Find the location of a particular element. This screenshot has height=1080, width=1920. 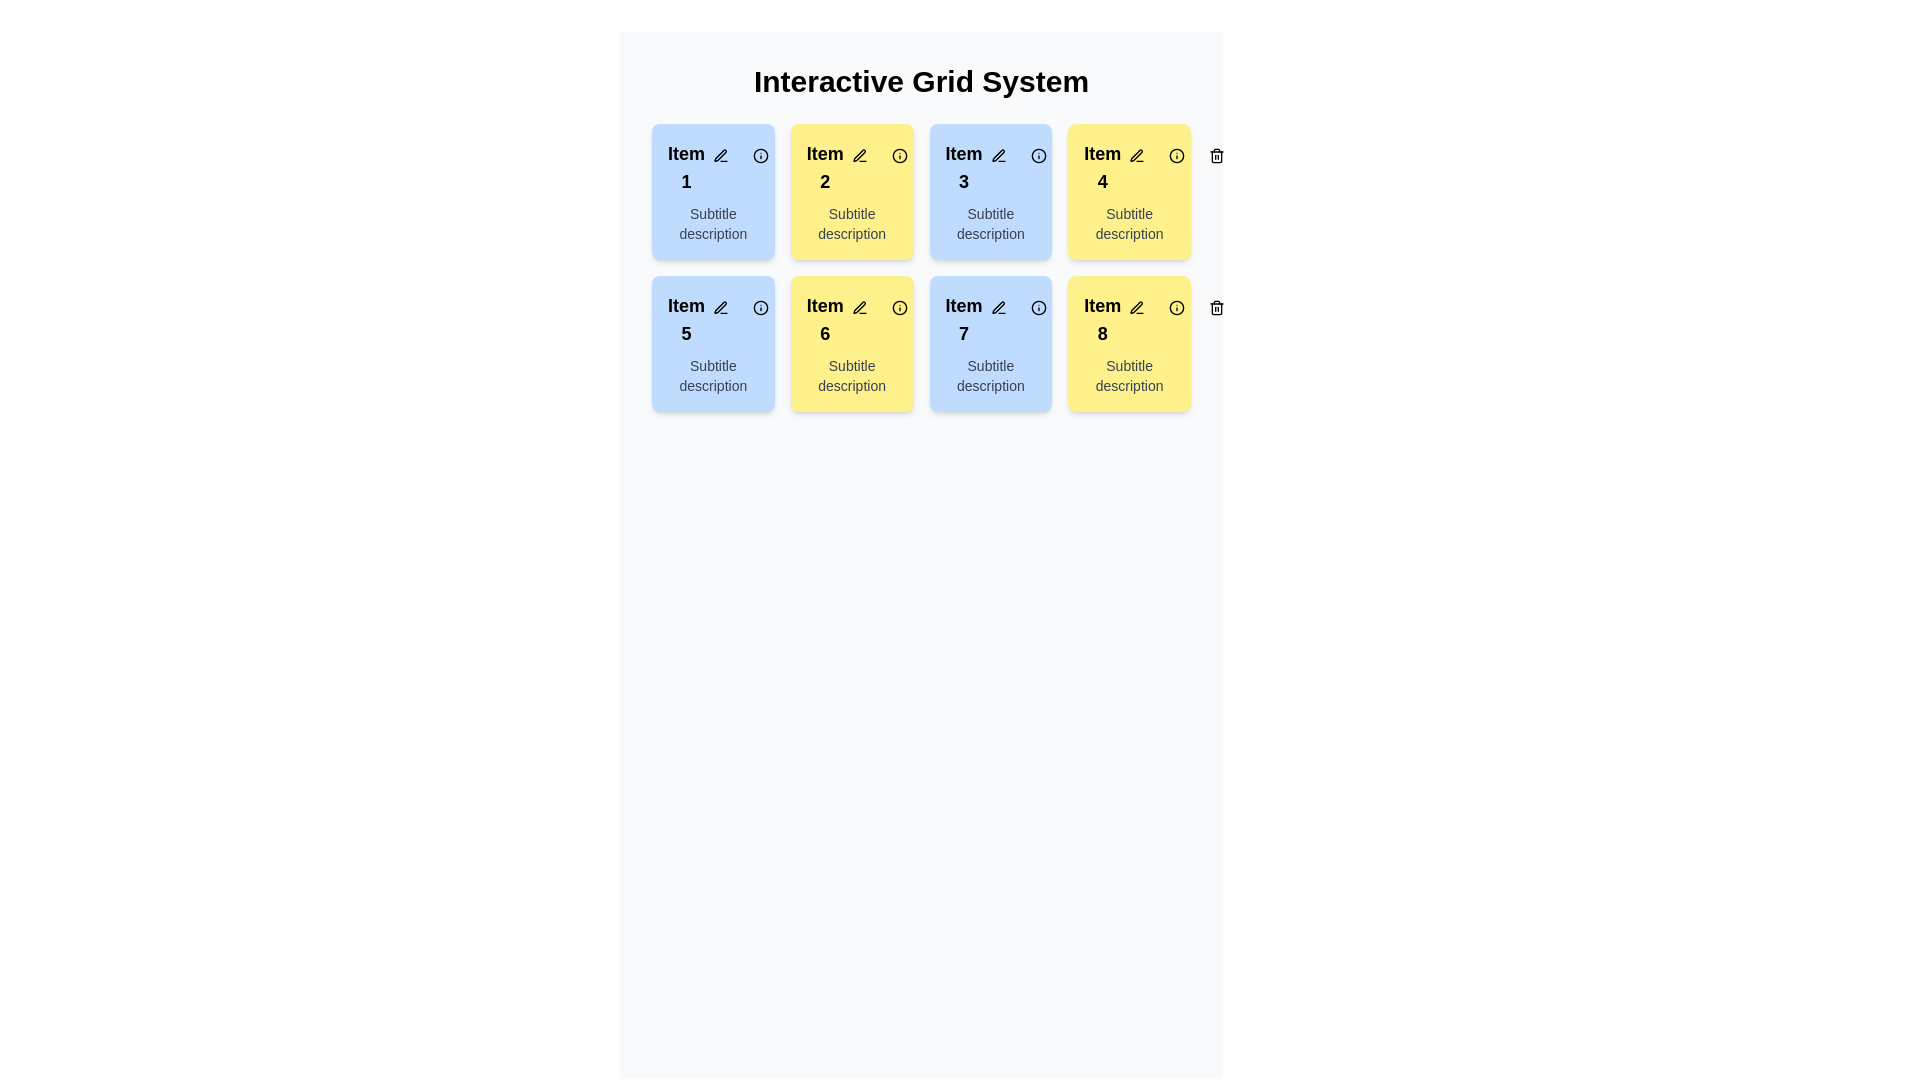

the pen icon located in the top-right section of the fifth tile labeled 'Item 5' is located at coordinates (720, 308).